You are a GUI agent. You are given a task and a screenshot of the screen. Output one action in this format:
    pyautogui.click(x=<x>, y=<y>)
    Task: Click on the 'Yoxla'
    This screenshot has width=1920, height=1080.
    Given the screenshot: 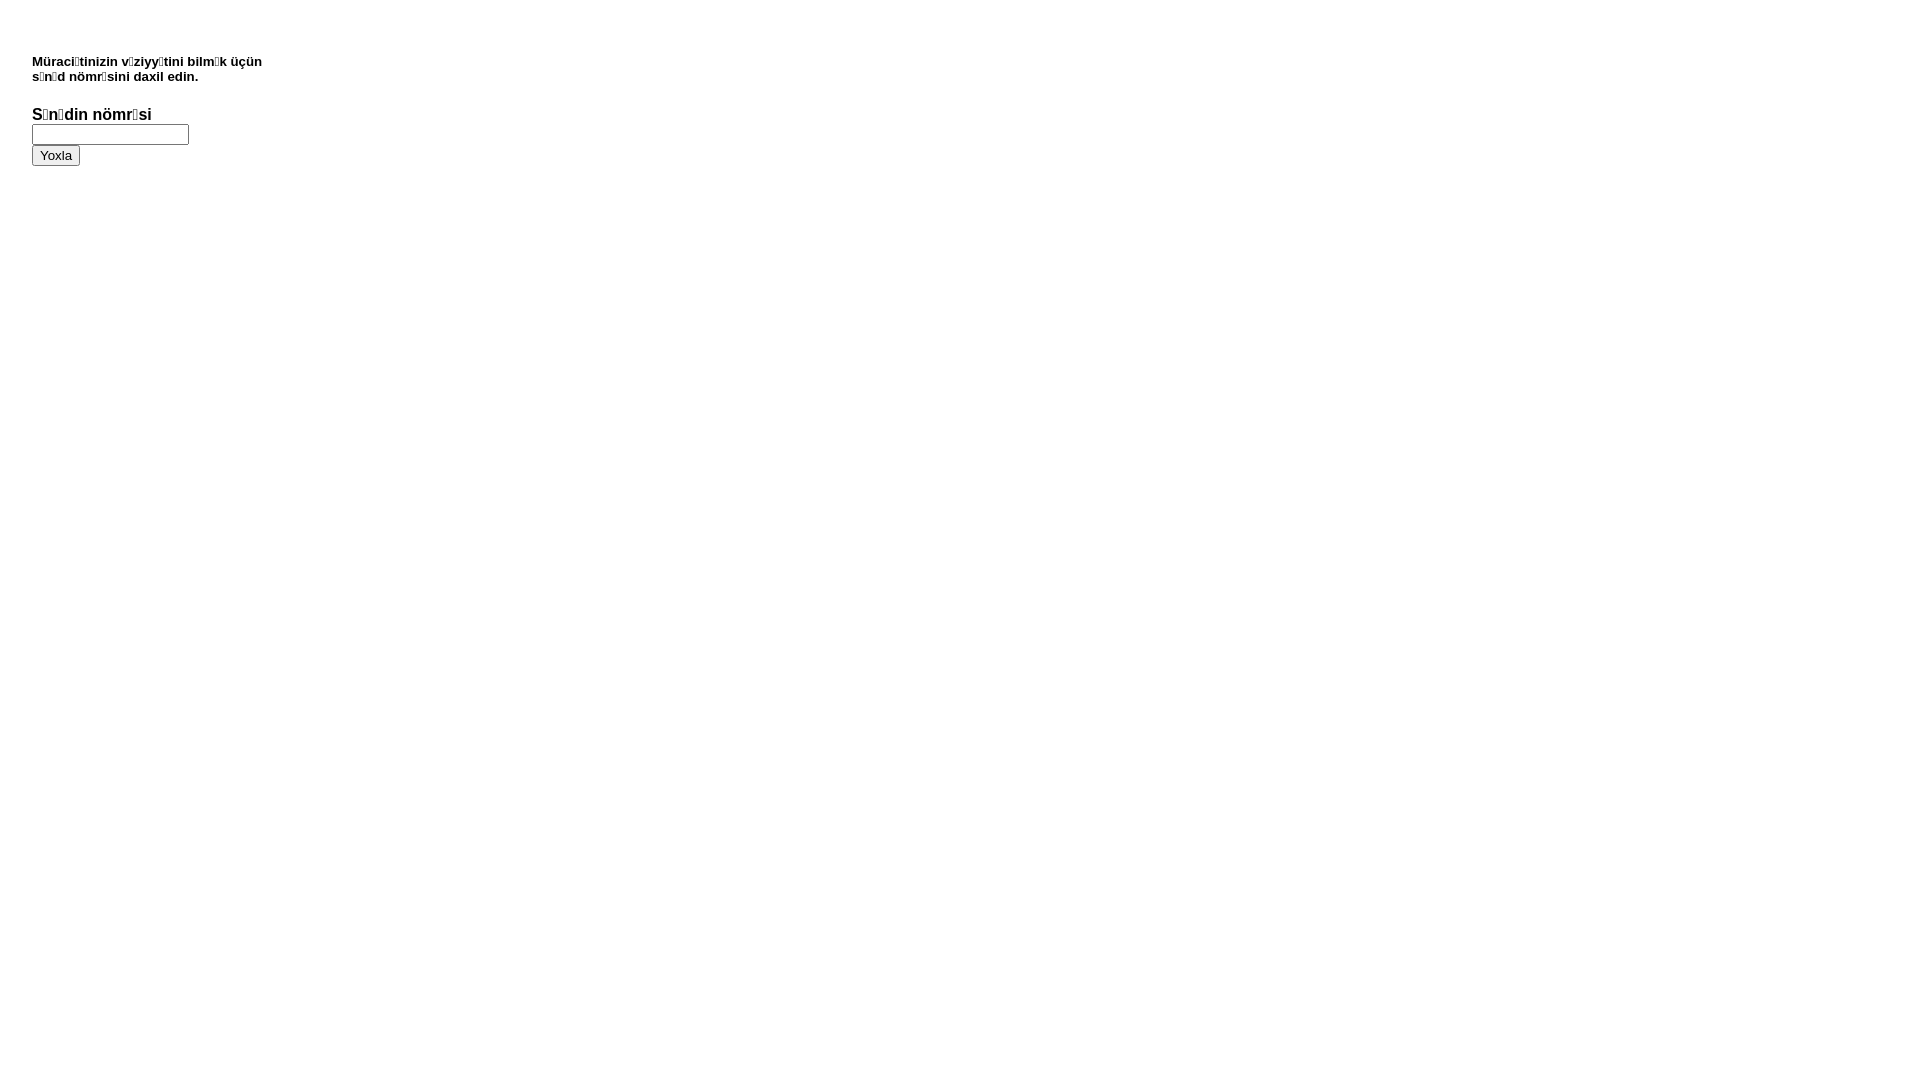 What is the action you would take?
    pyautogui.click(x=32, y=154)
    